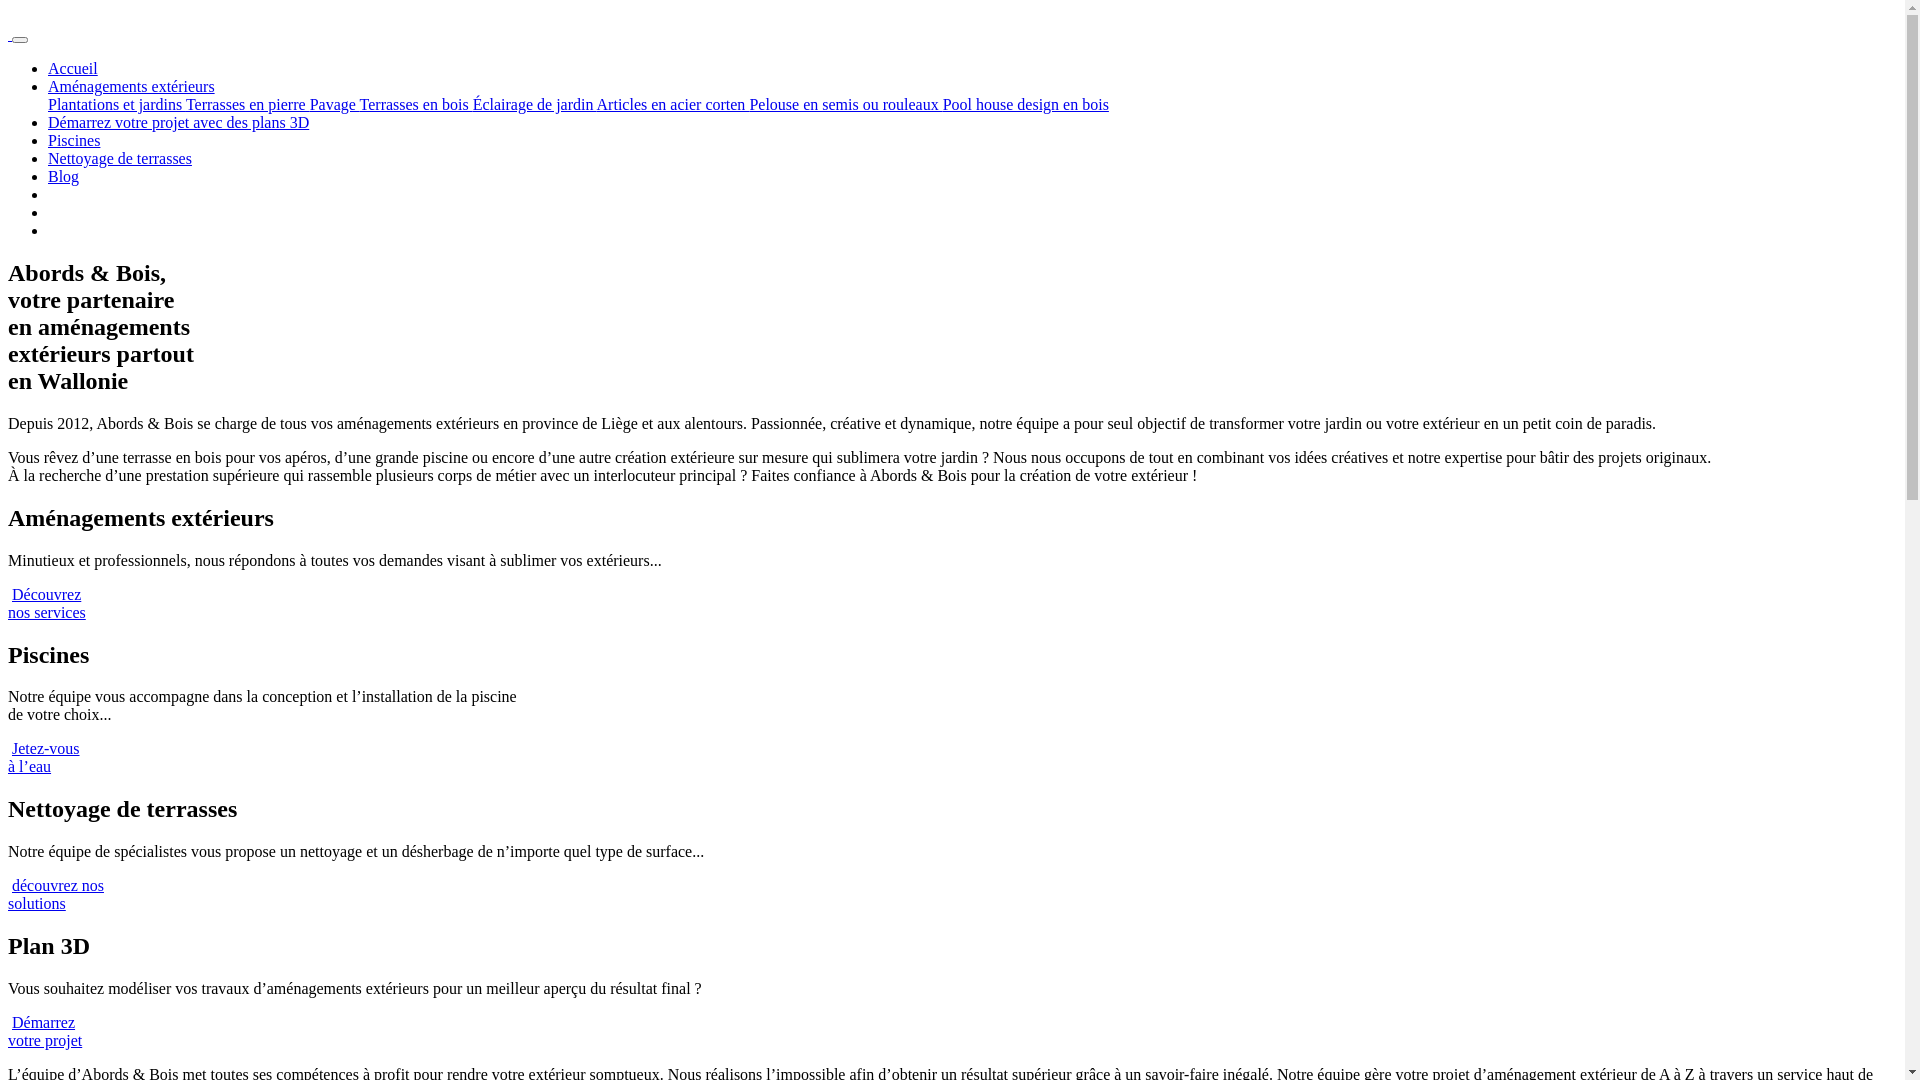 This screenshot has height=1080, width=1920. I want to click on 'Terrasses en bois', so click(415, 104).